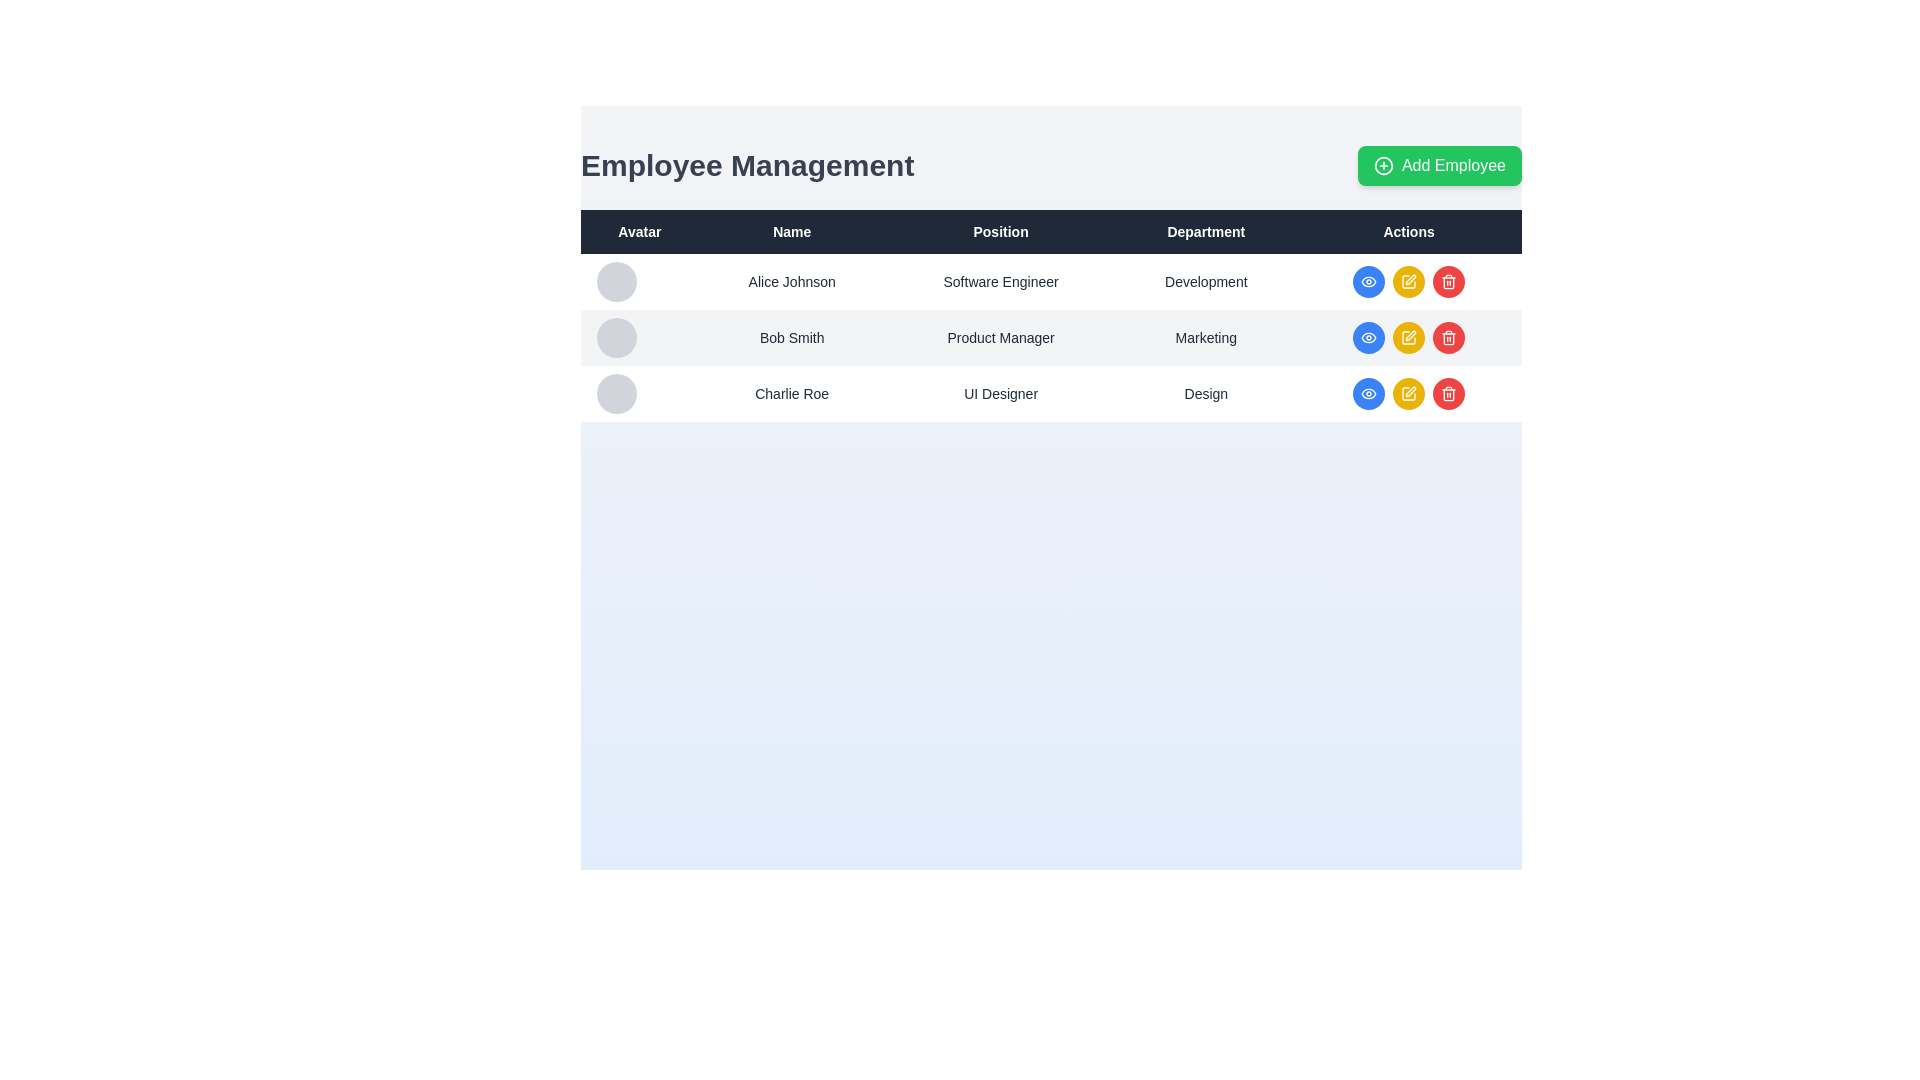  What do you see at coordinates (616, 393) in the screenshot?
I see `circular Avatar placeholder graphic element located in the leftmost column of the employee management table corresponding to the 'Charlie Roe' row` at bounding box center [616, 393].